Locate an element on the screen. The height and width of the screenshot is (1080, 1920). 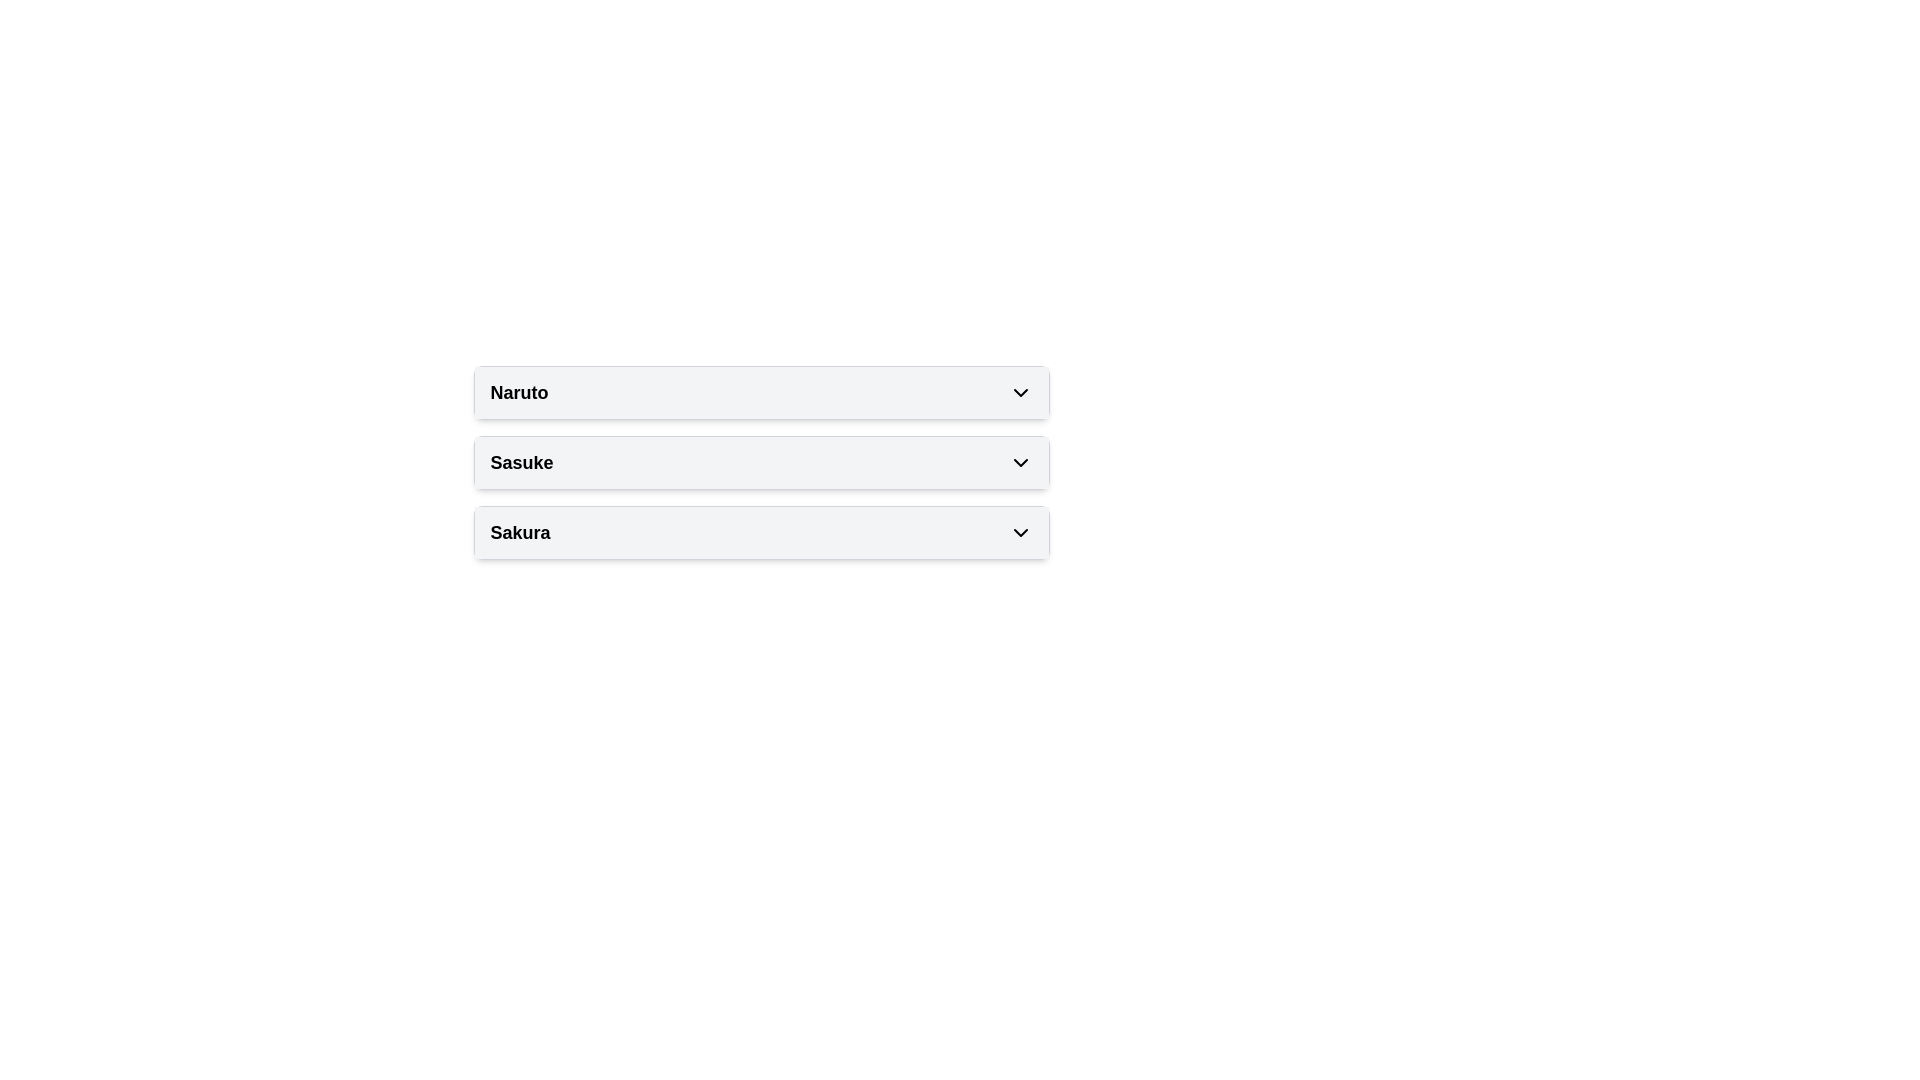
the 'Sasuke' dropdown button is located at coordinates (760, 462).